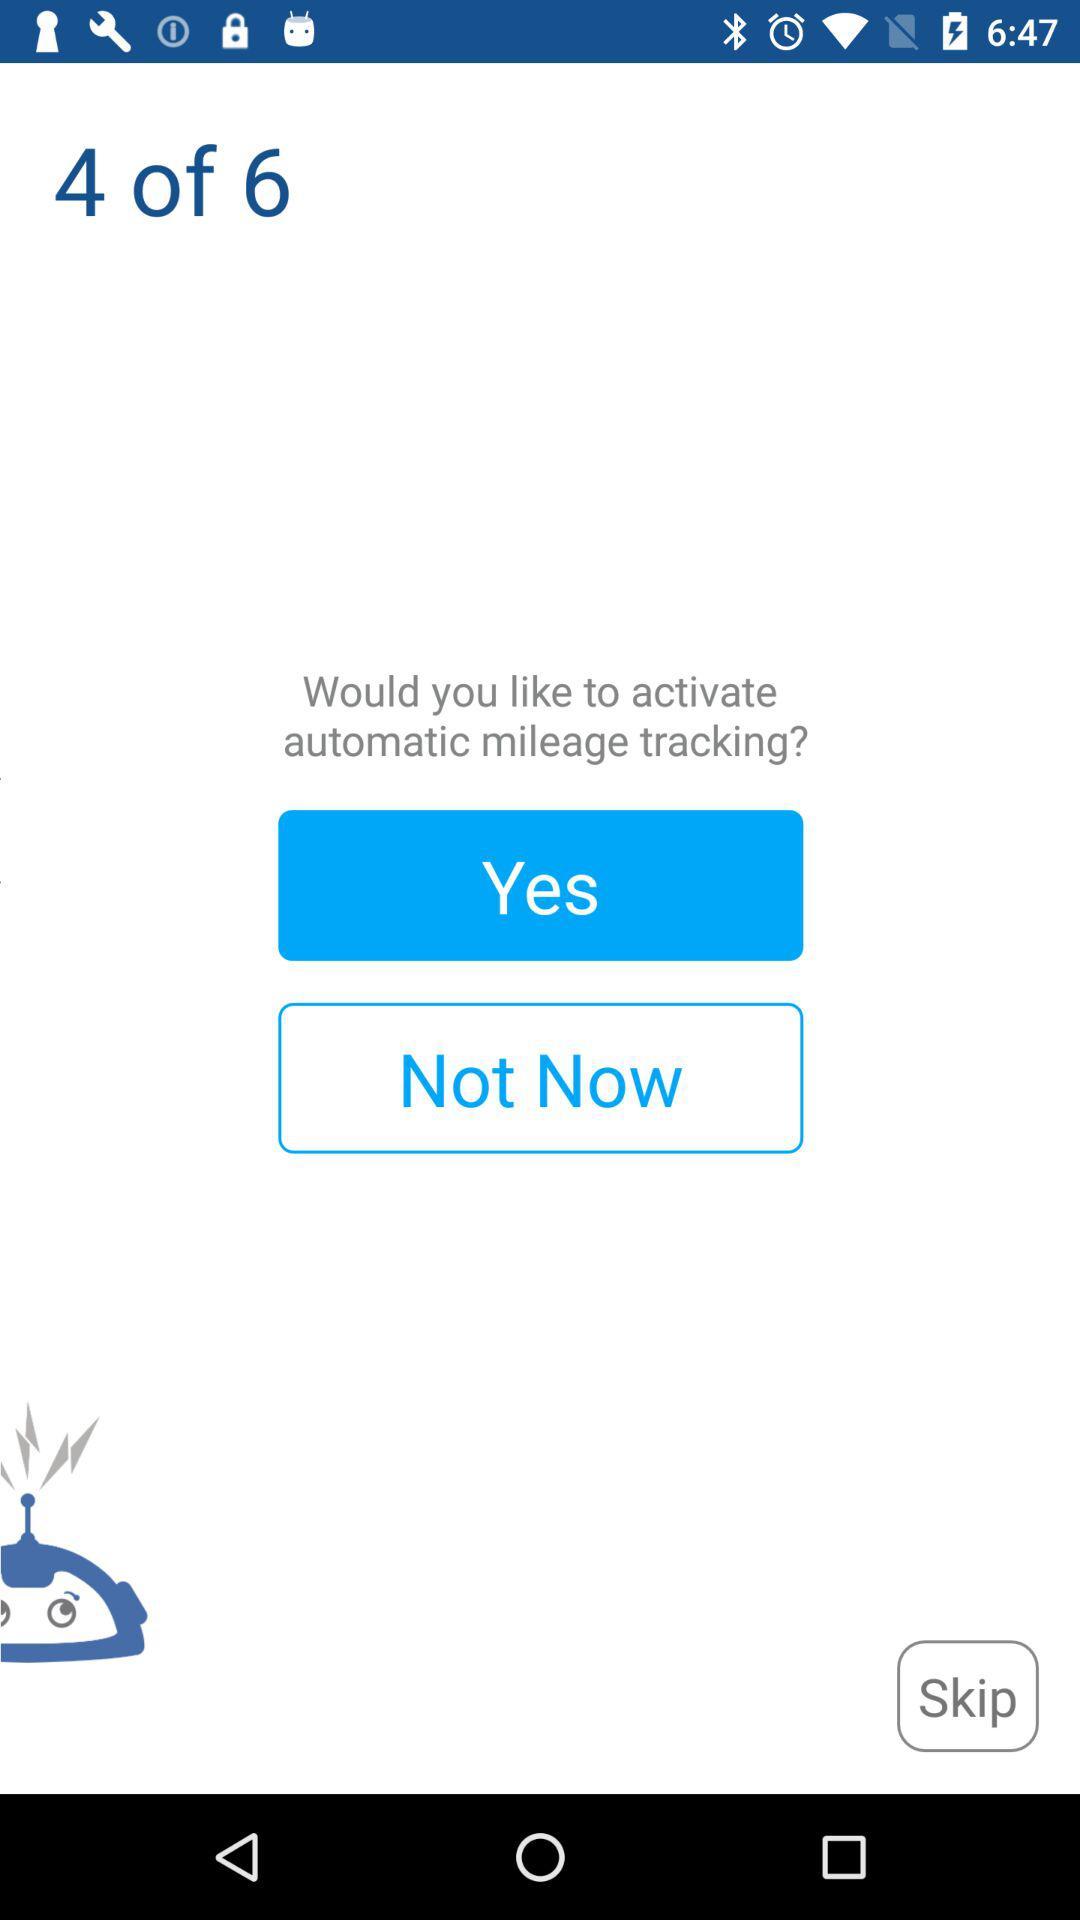  Describe the element at coordinates (966, 1695) in the screenshot. I see `icon at the bottom right corner` at that location.